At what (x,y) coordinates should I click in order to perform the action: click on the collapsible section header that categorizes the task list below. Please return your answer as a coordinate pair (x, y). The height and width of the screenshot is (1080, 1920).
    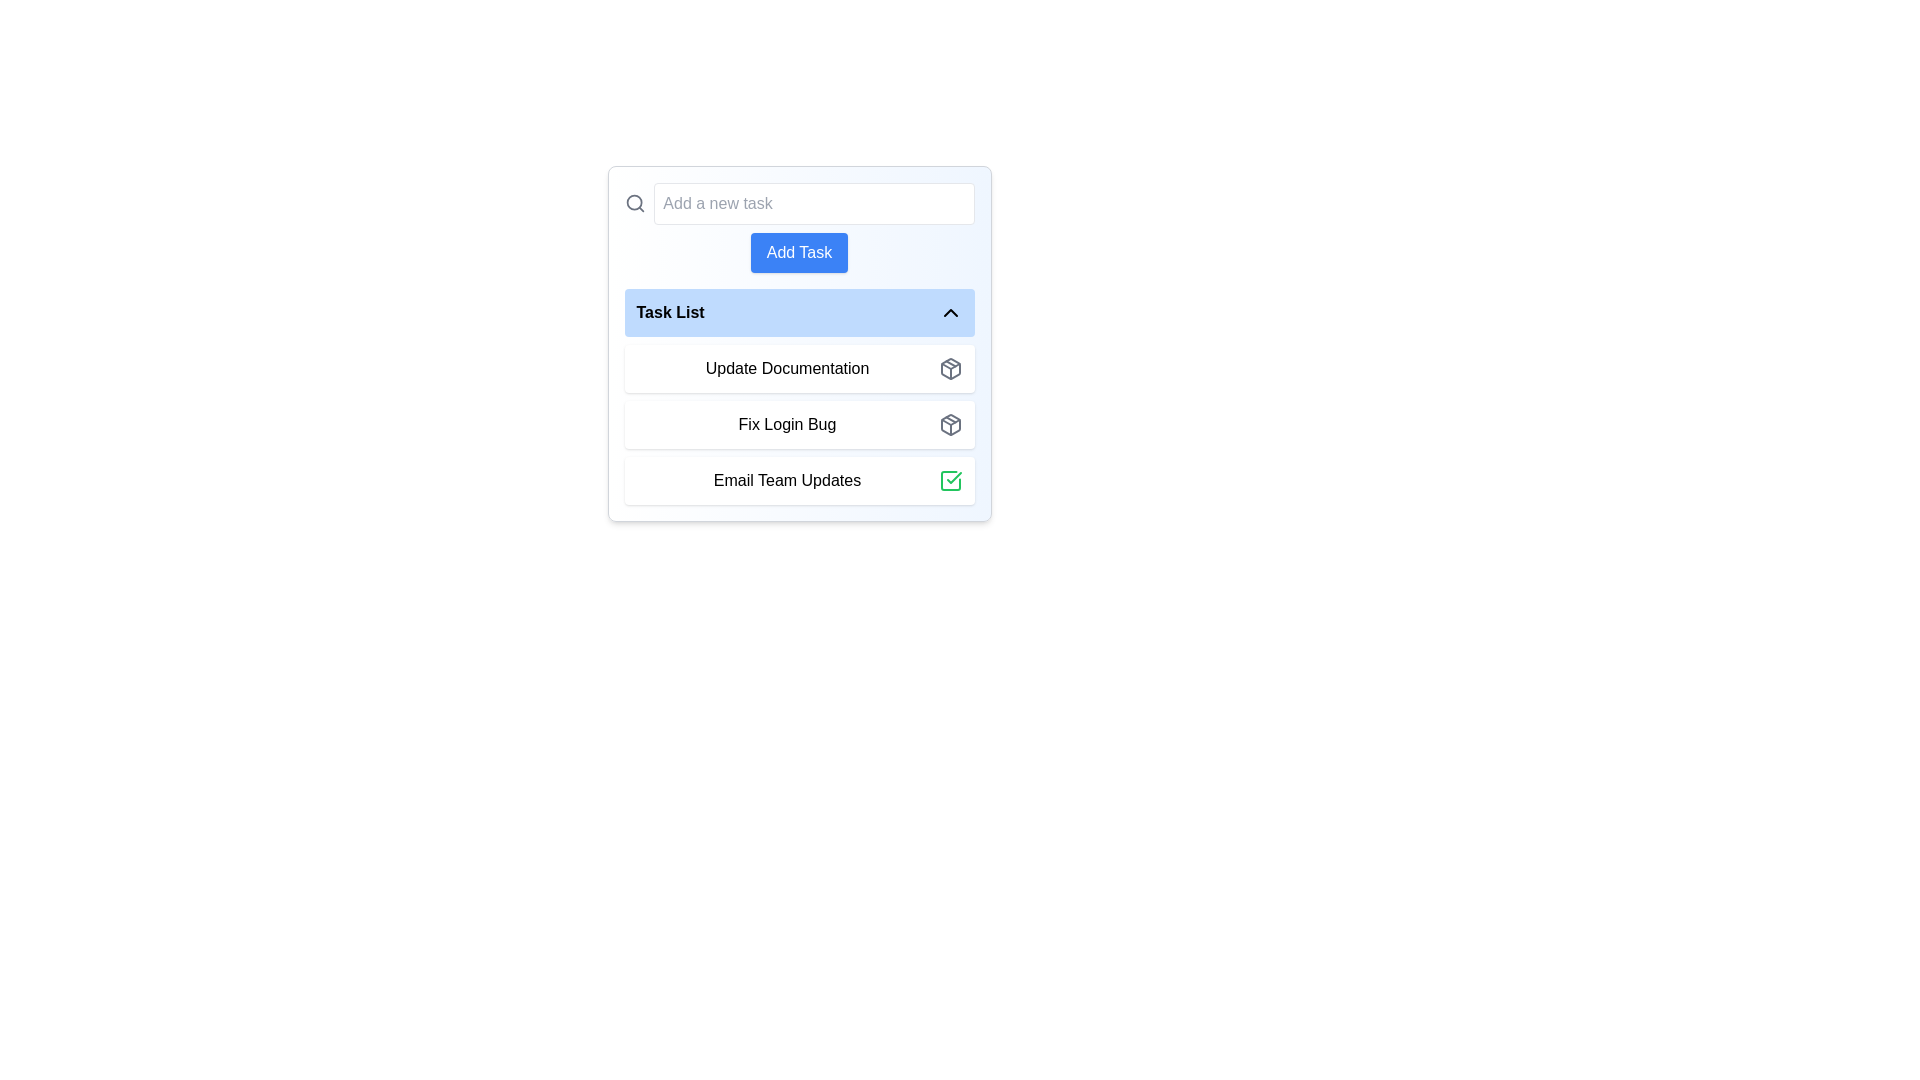
    Looking at the image, I should click on (798, 342).